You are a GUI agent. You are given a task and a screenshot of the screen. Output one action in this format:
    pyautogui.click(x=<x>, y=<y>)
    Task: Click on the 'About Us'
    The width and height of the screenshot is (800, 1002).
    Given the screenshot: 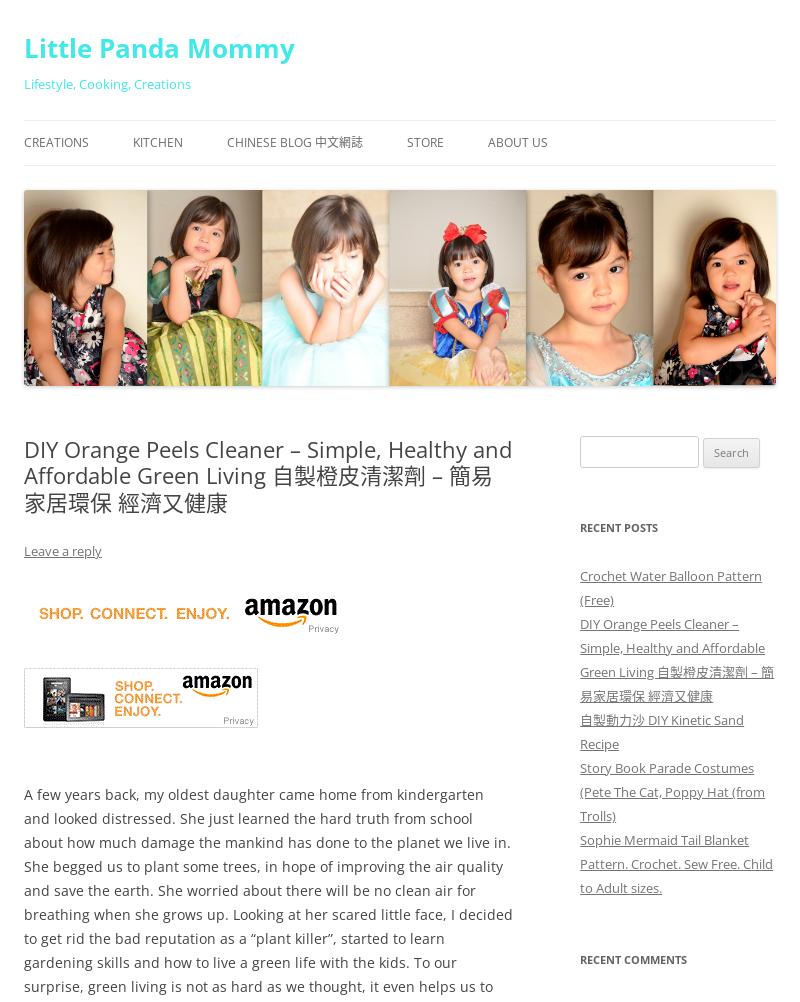 What is the action you would take?
    pyautogui.click(x=488, y=141)
    